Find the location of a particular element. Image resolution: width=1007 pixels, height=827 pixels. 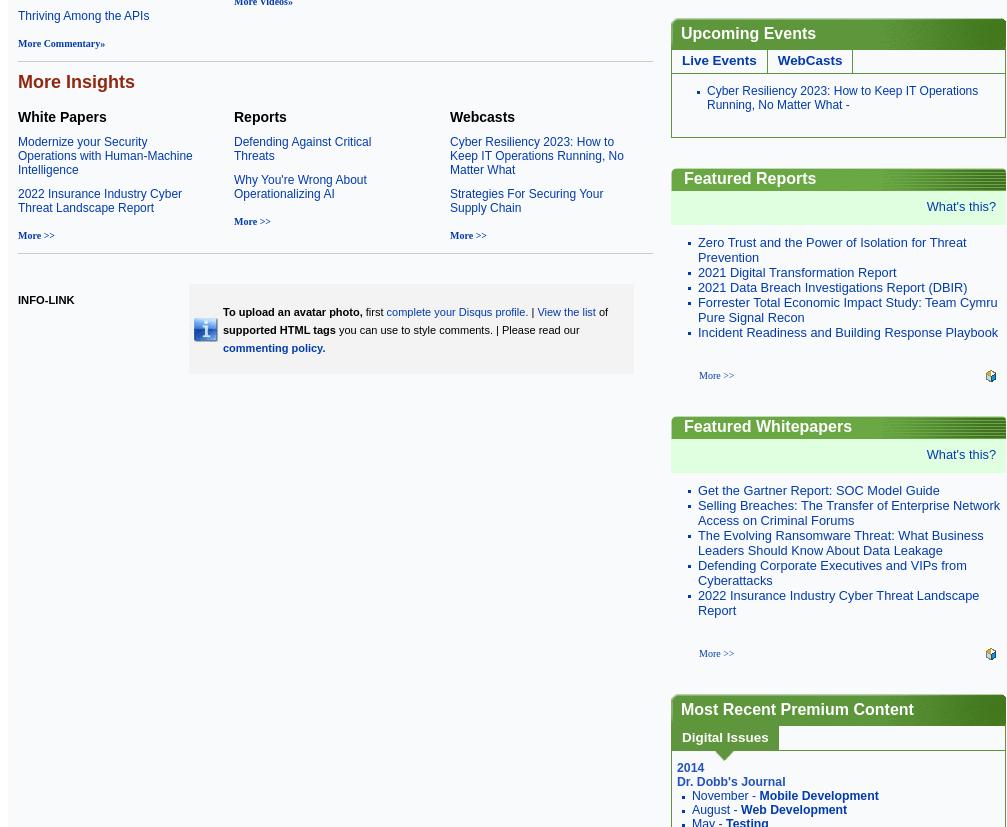

'November -' is located at coordinates (724, 794).